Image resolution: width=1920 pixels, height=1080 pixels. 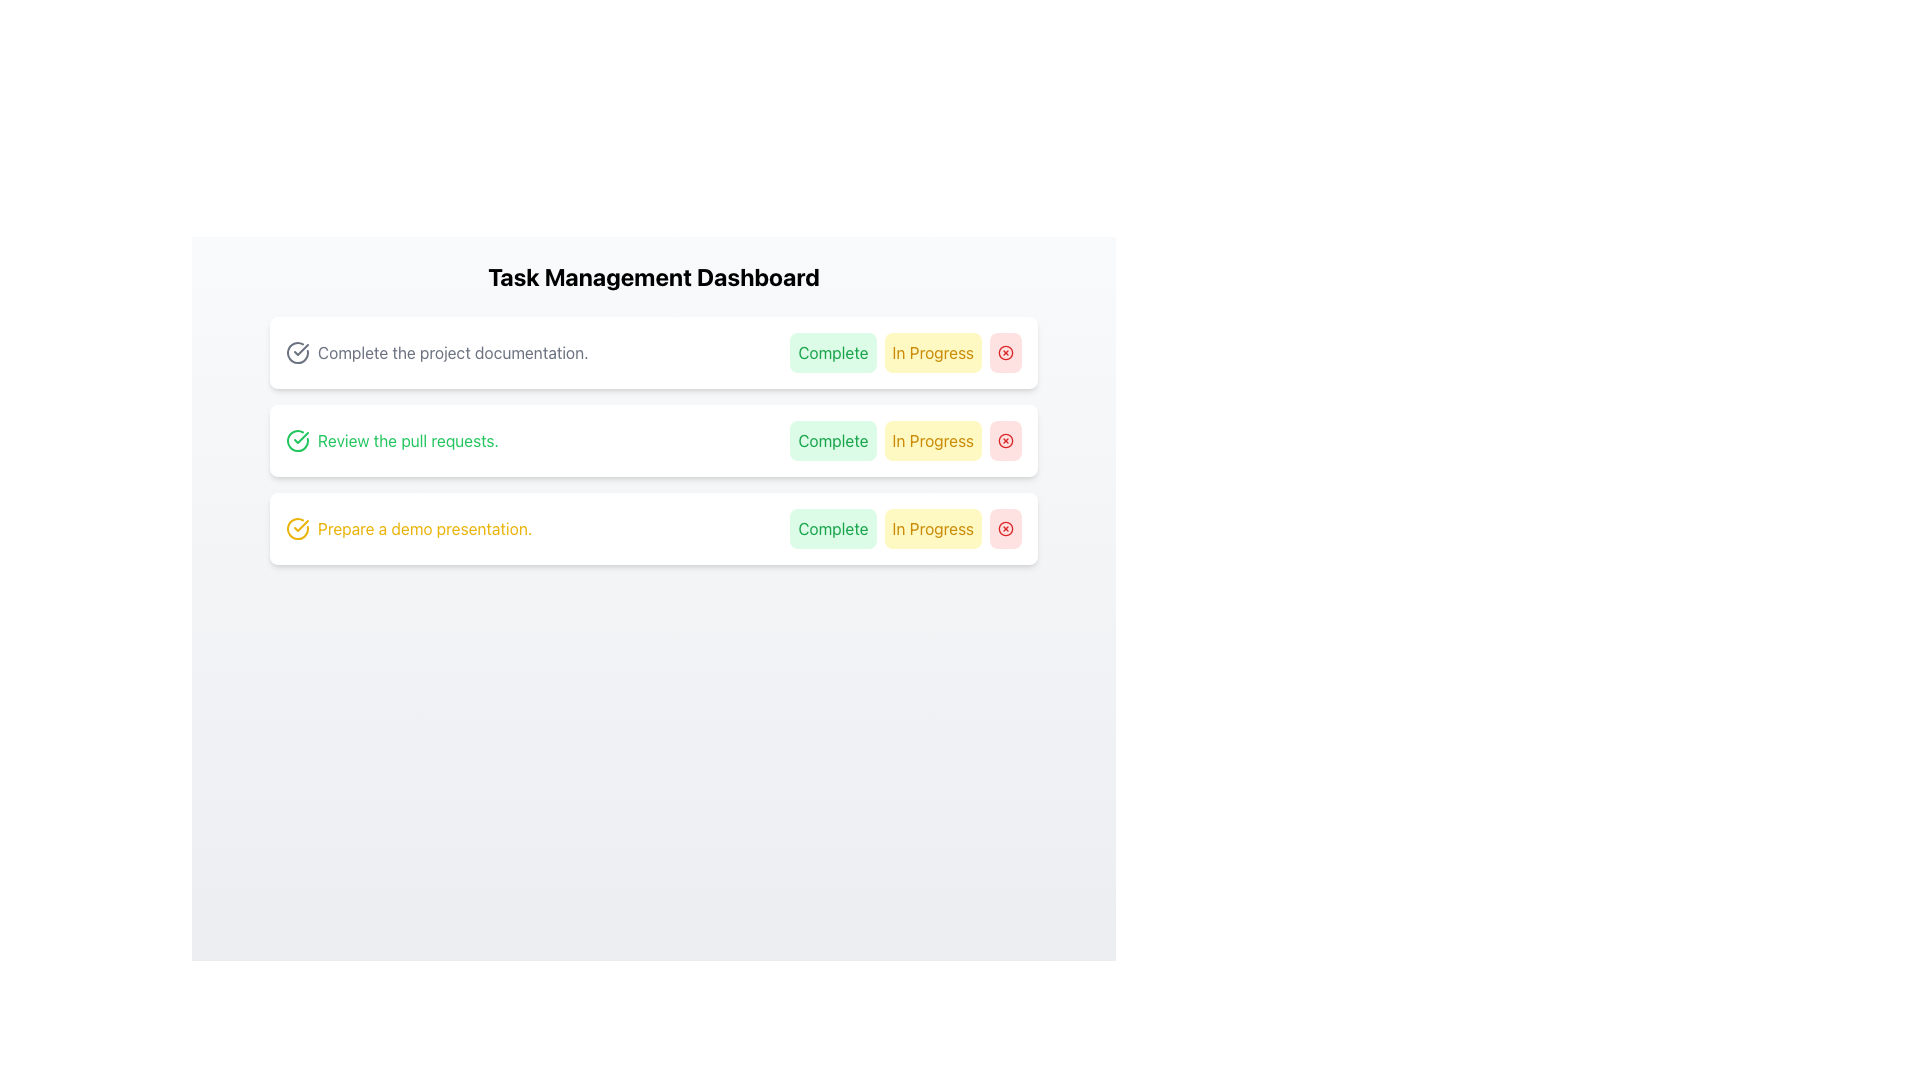 What do you see at coordinates (1006, 527) in the screenshot?
I see `the graphical icon component that resembles an 'X', located at the far right of the third task item row in the task management dashboard` at bounding box center [1006, 527].